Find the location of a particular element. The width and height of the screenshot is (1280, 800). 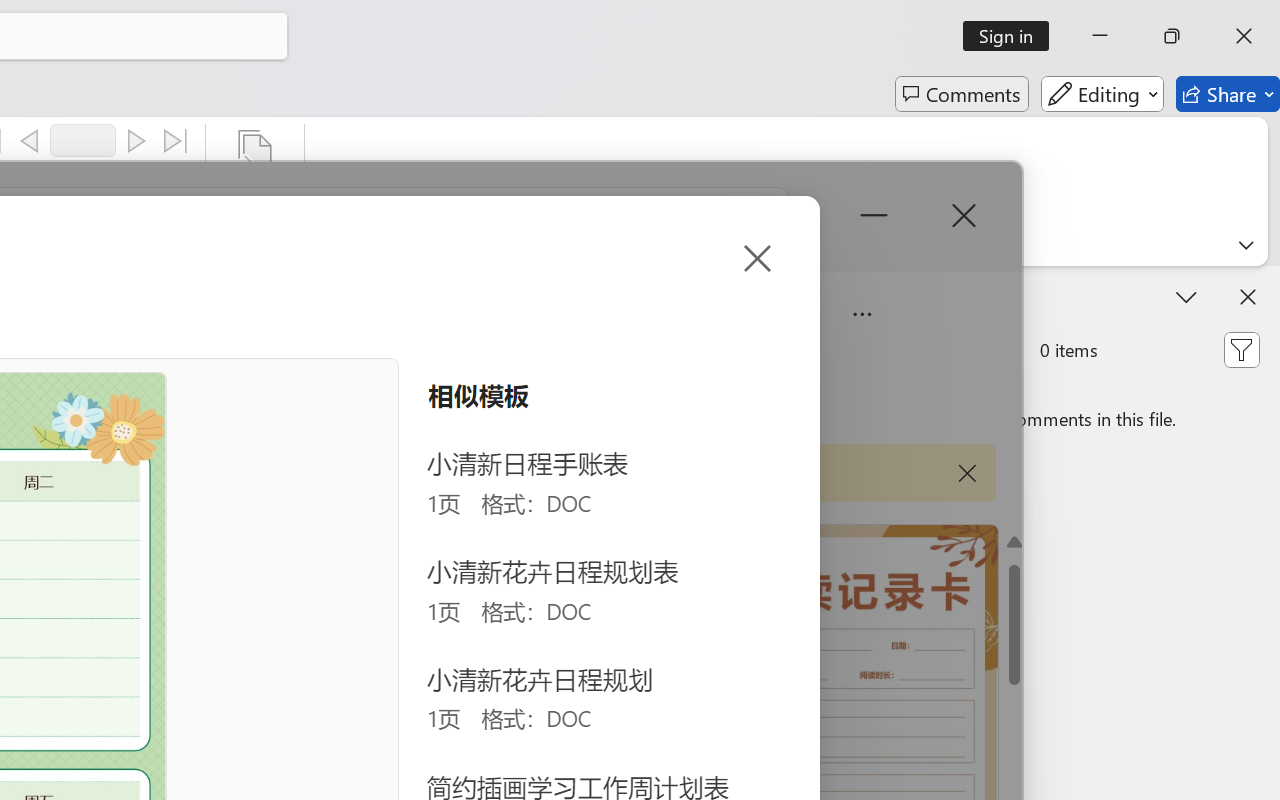

'Last' is located at coordinates (176, 141).